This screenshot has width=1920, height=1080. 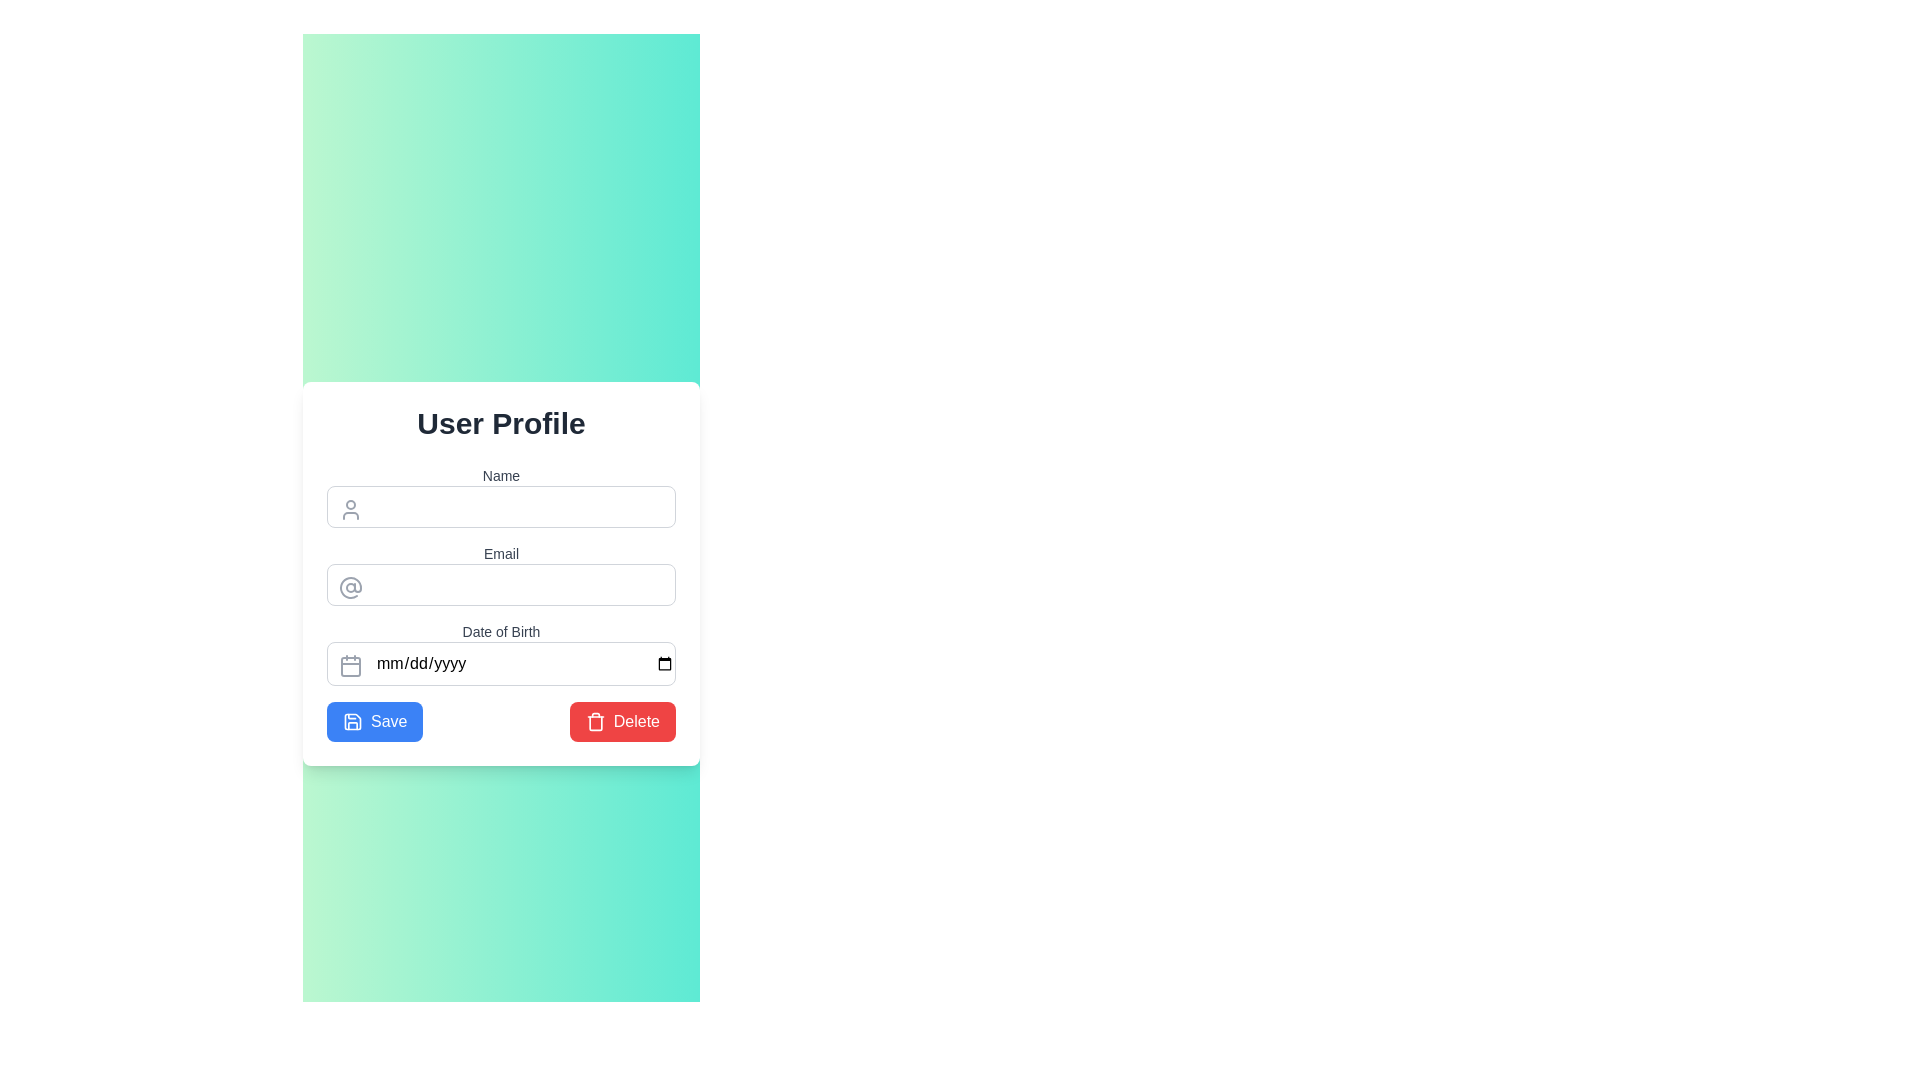 What do you see at coordinates (350, 586) in the screenshot?
I see `the at-symbol icon, which is small, gray, and positioned to the left of the email input field in the form` at bounding box center [350, 586].